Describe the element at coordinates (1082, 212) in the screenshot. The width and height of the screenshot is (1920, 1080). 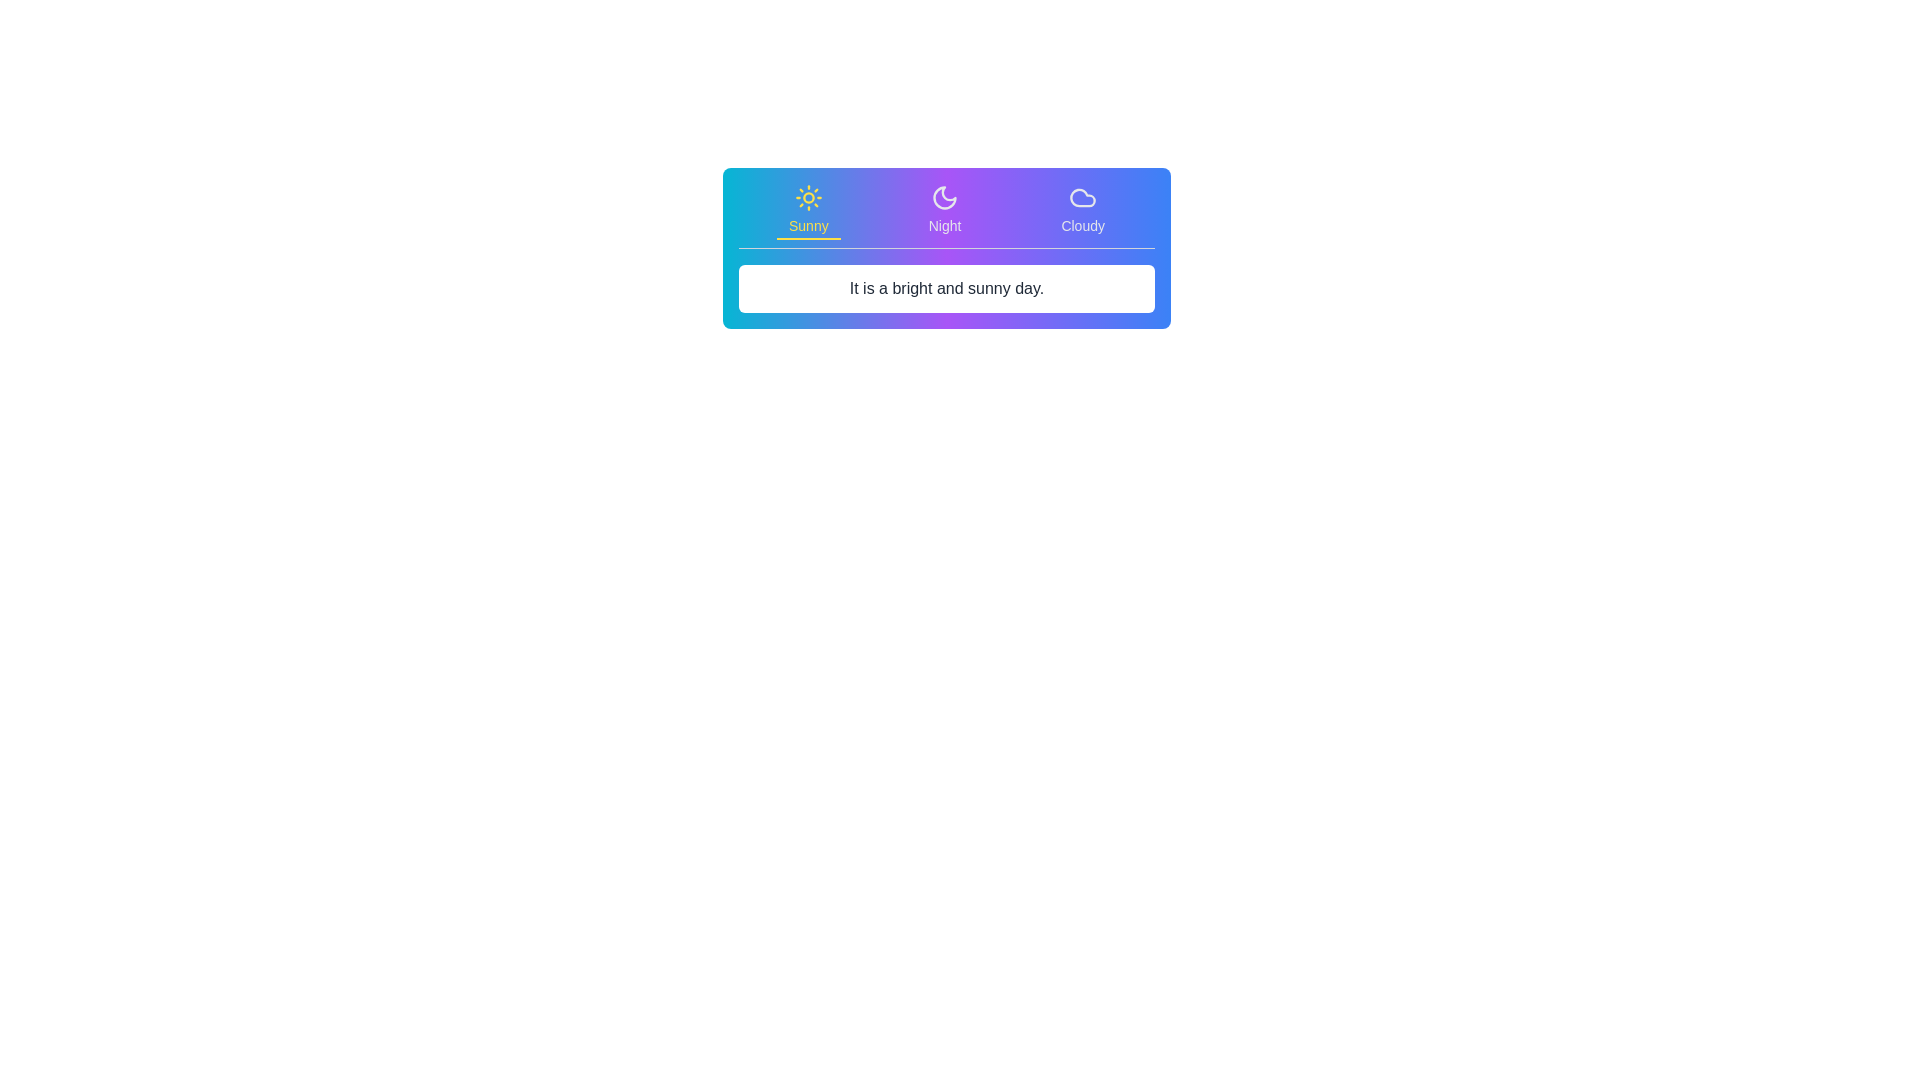
I see `the 'Cloudy' button located at the rightmost position in the group of weather state buttons` at that location.